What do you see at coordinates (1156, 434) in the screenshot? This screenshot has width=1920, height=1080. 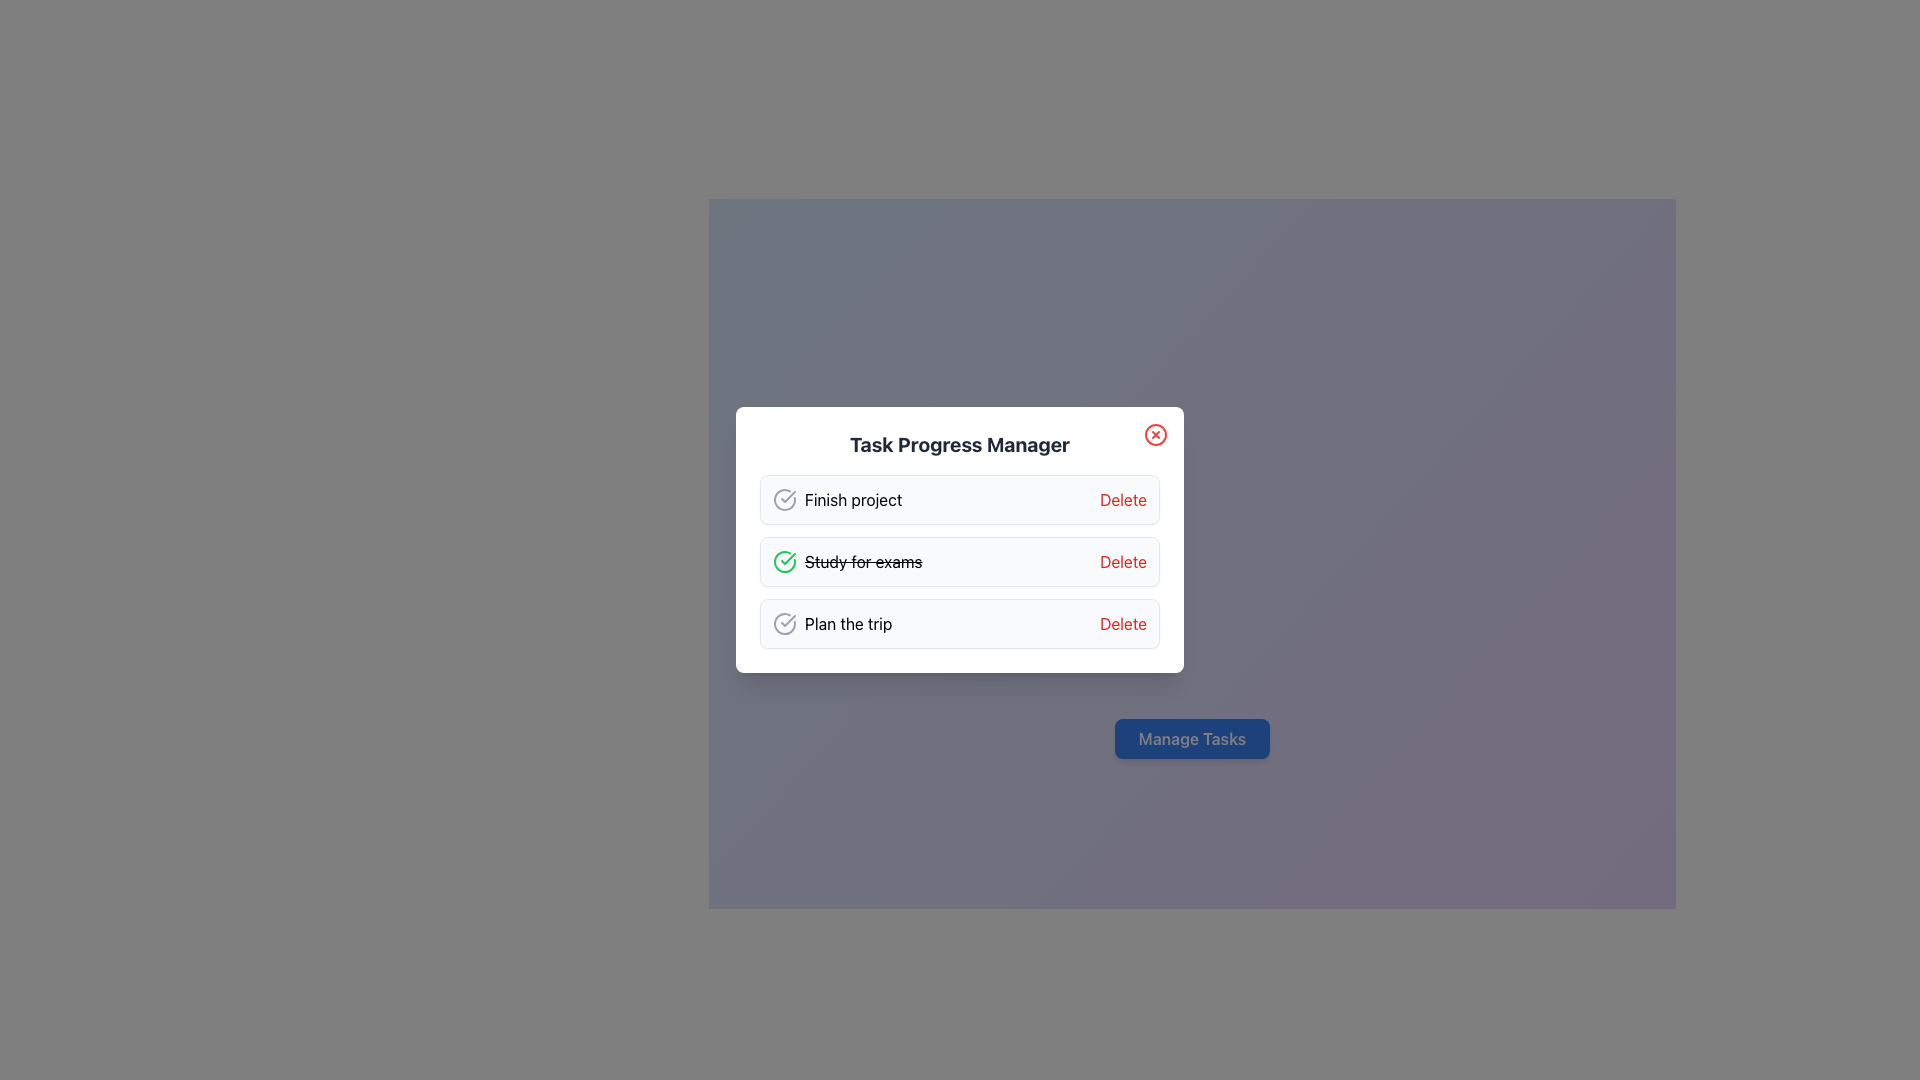 I see `the circular graphical feature with a red border that indicates a close action, located at the top-right corner of the 'Task Progress Manager' modal dialog` at bounding box center [1156, 434].